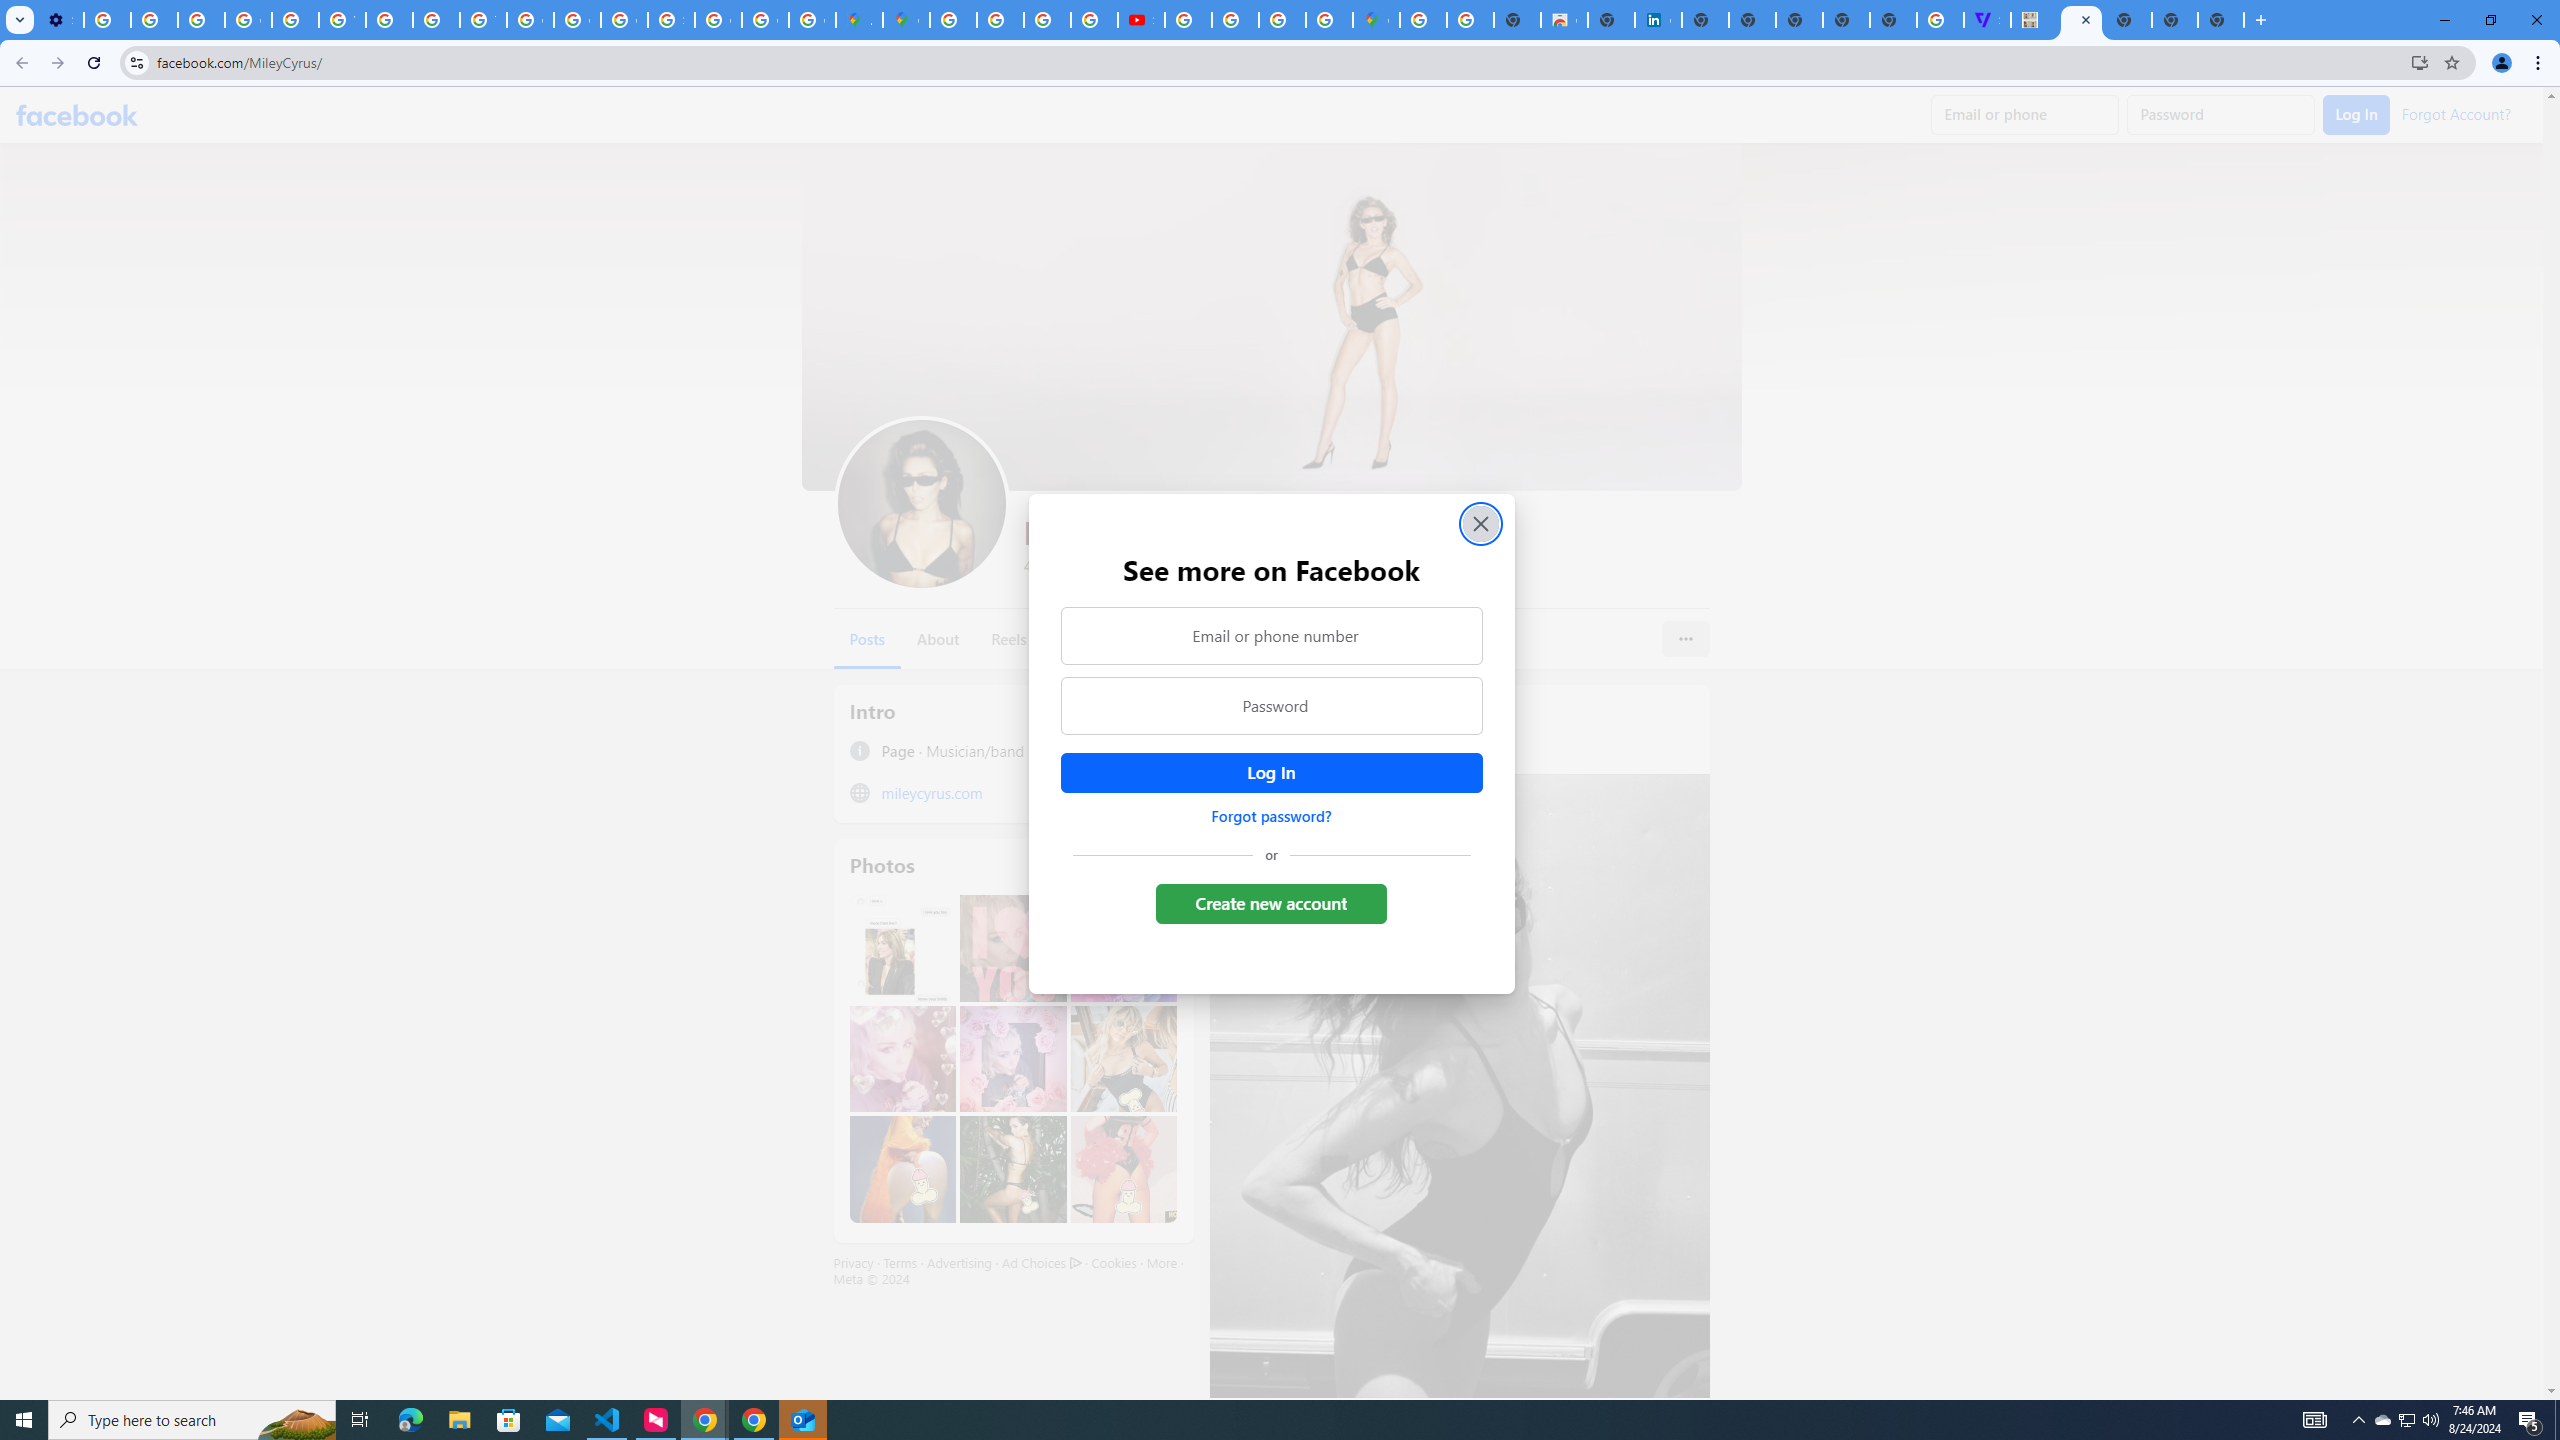  What do you see at coordinates (106, 19) in the screenshot?
I see `'Delete photos & videos - Computer - Google Photos Help'` at bounding box center [106, 19].